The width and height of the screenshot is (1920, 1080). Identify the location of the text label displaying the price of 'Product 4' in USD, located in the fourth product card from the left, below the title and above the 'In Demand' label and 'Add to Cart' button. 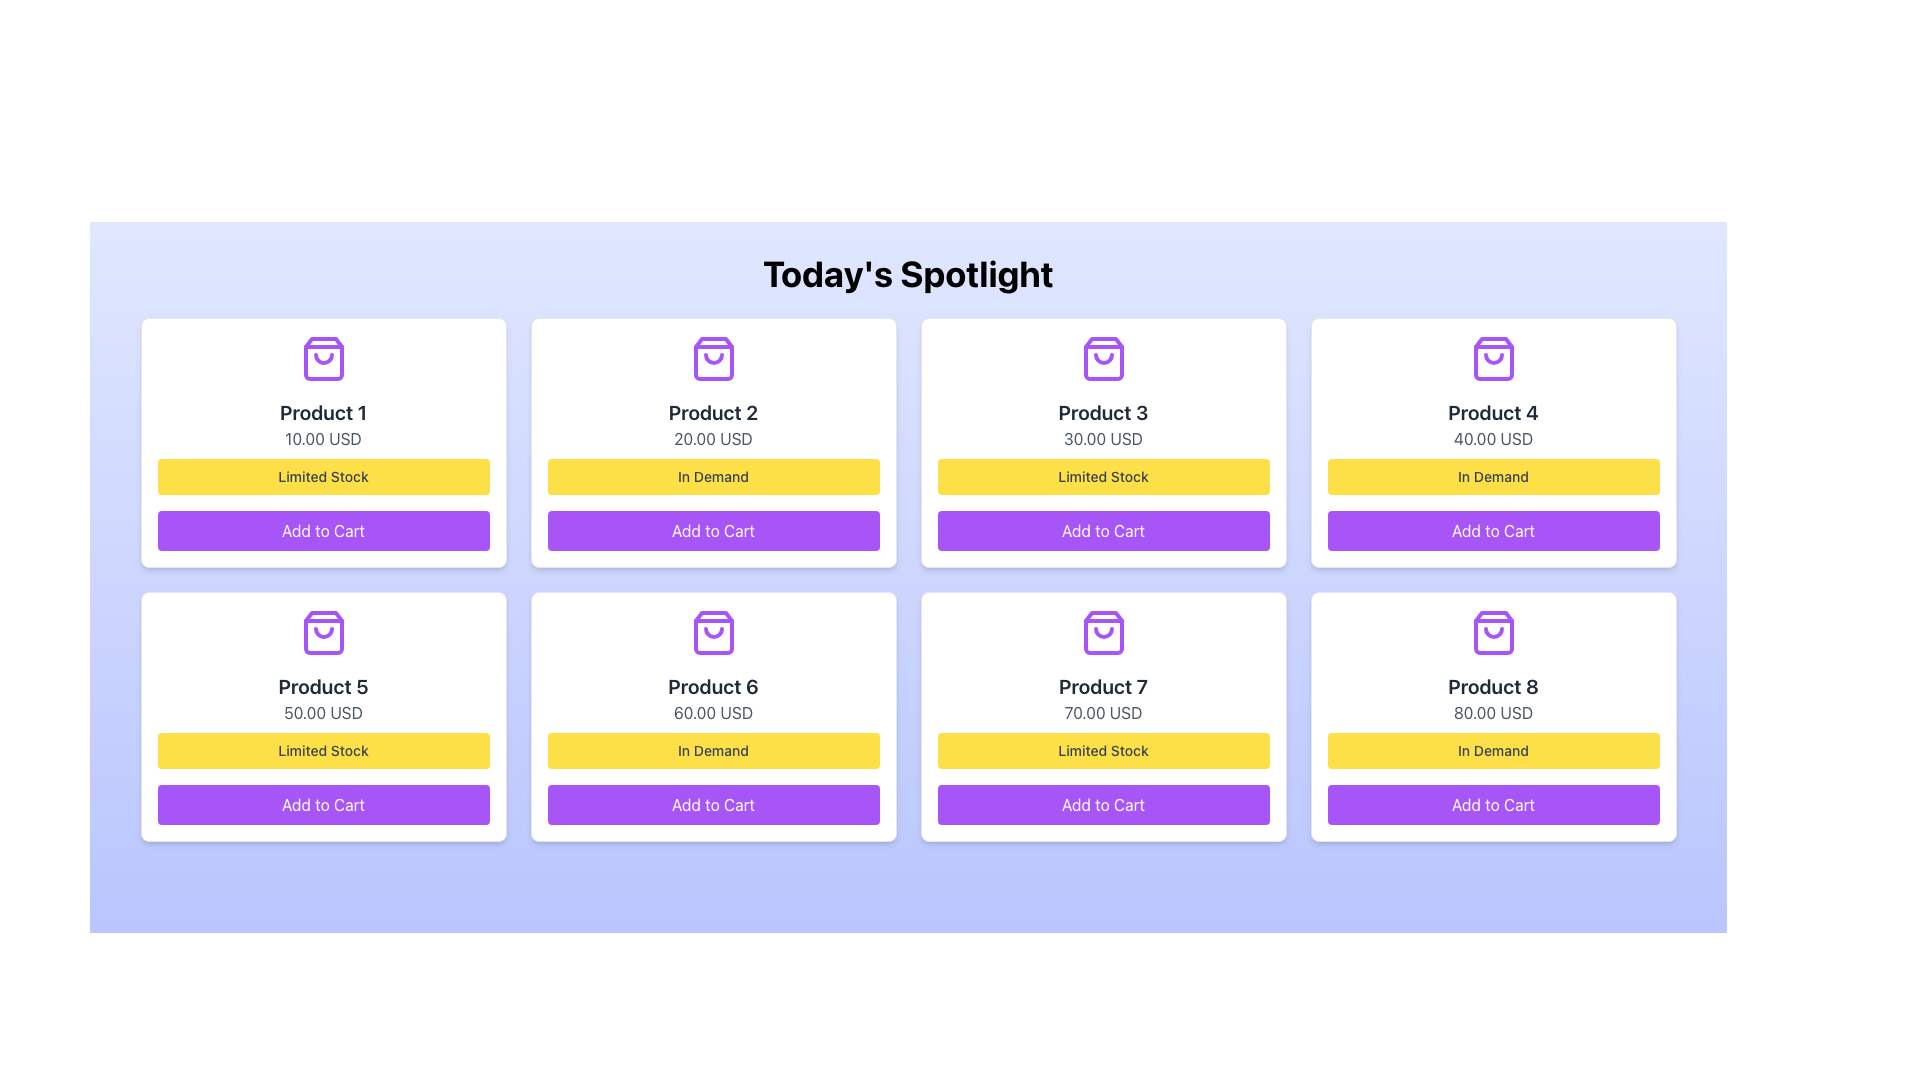
(1493, 438).